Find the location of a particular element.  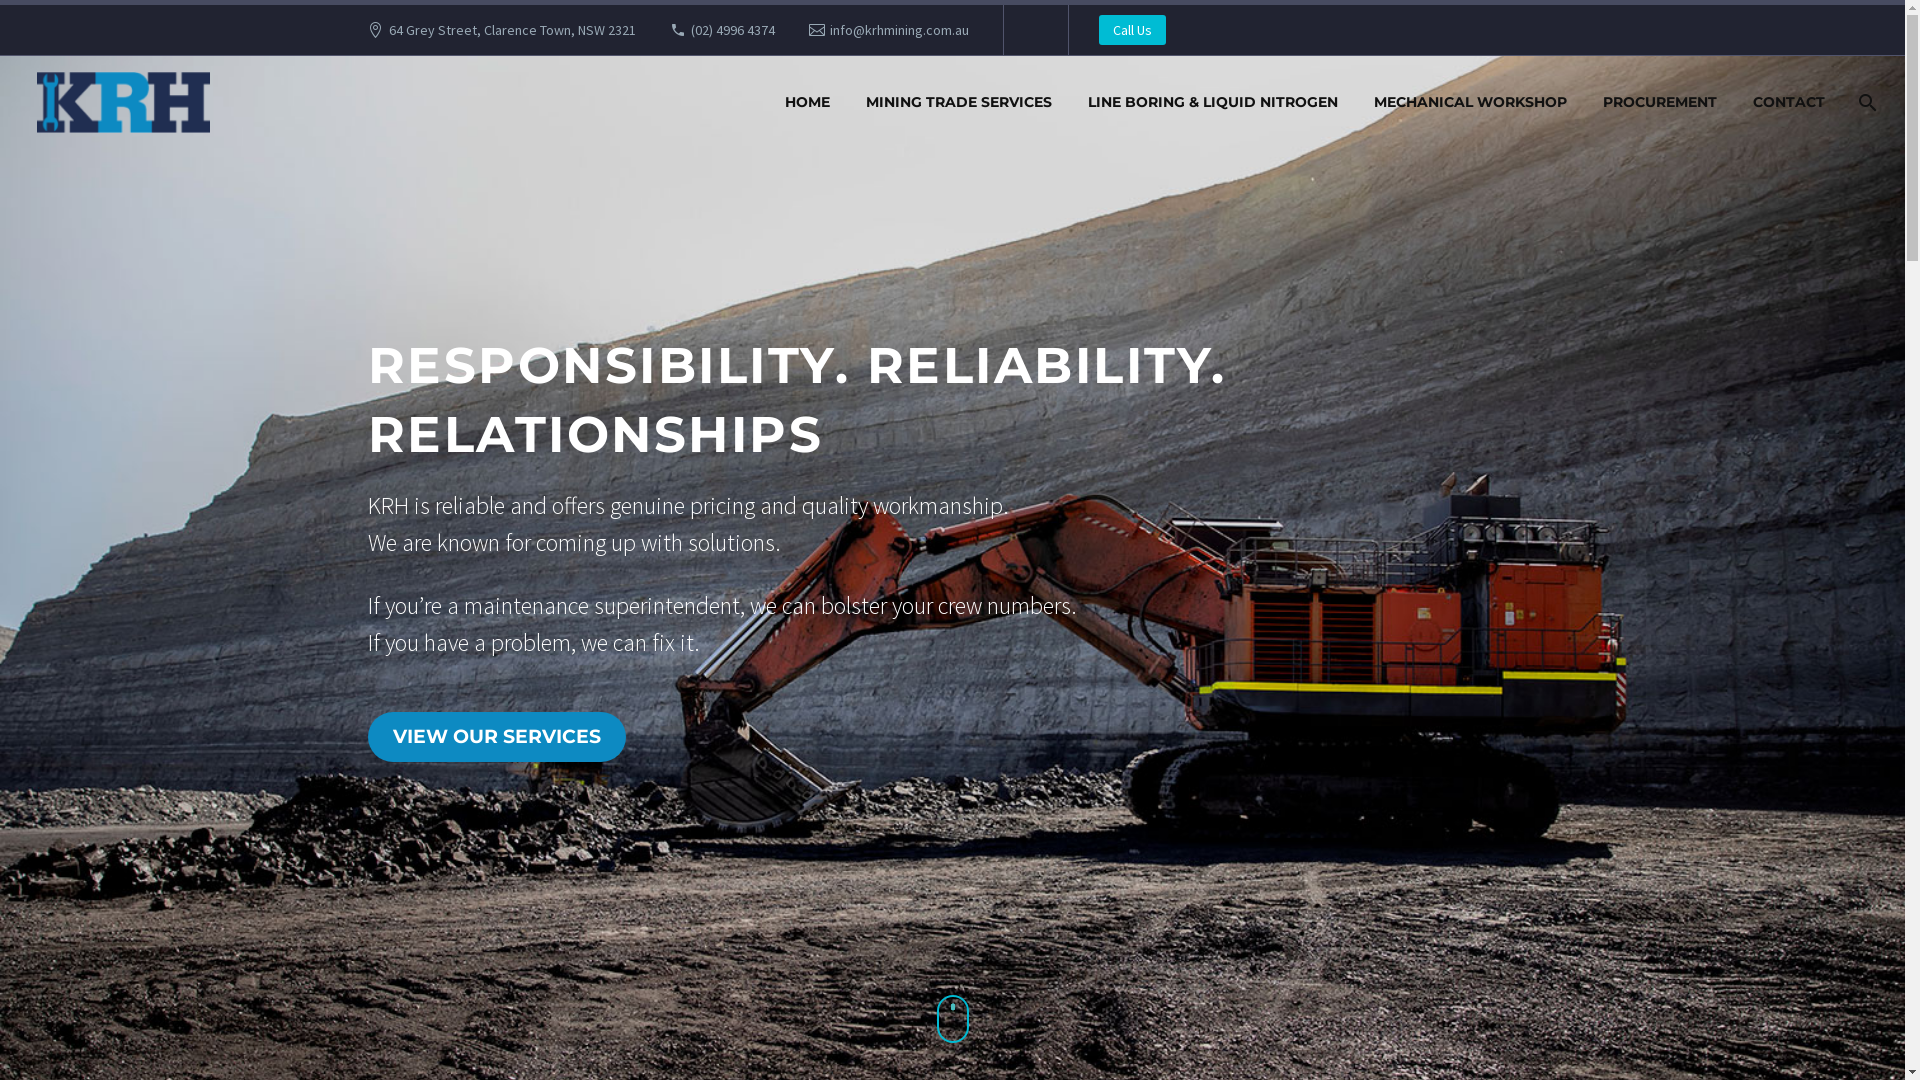

'LINE BORING & LIQUID NITROGEN' is located at coordinates (1212, 102).